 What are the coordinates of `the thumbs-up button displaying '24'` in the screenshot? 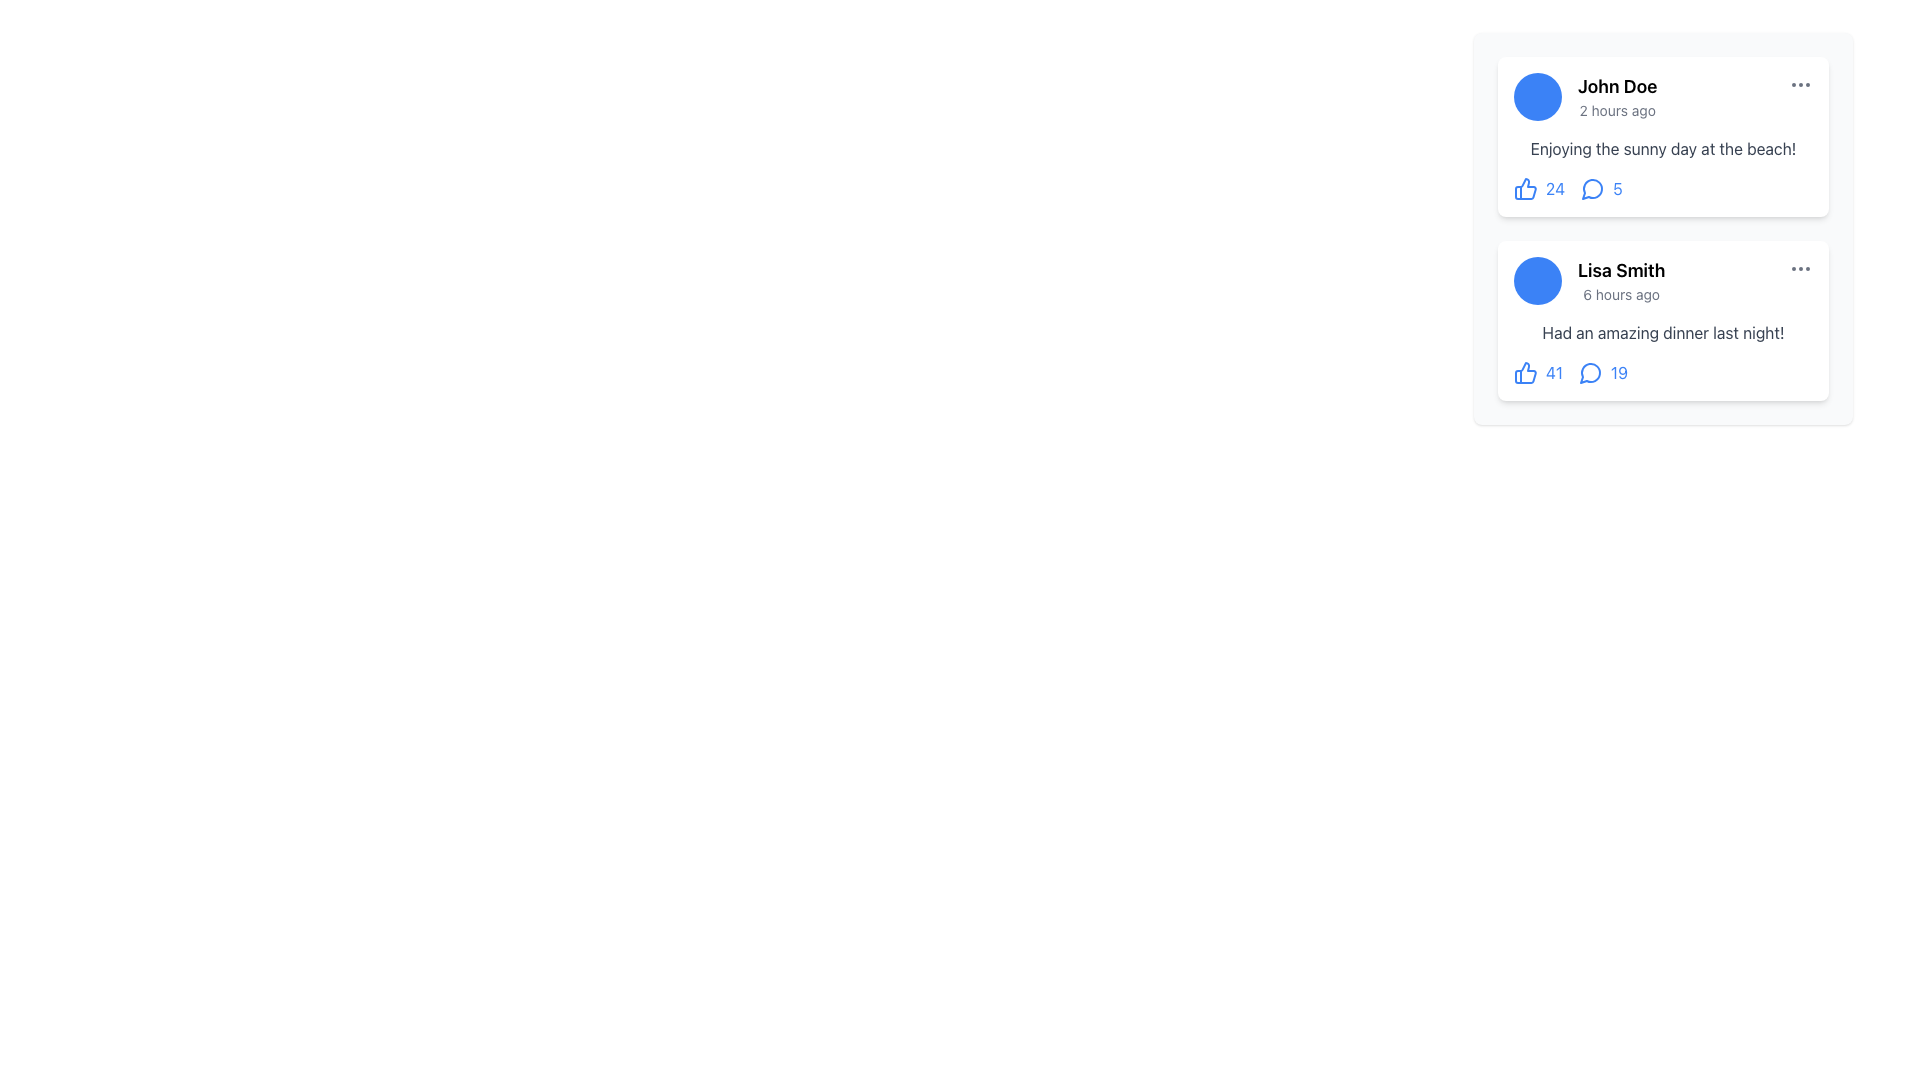 It's located at (1538, 189).